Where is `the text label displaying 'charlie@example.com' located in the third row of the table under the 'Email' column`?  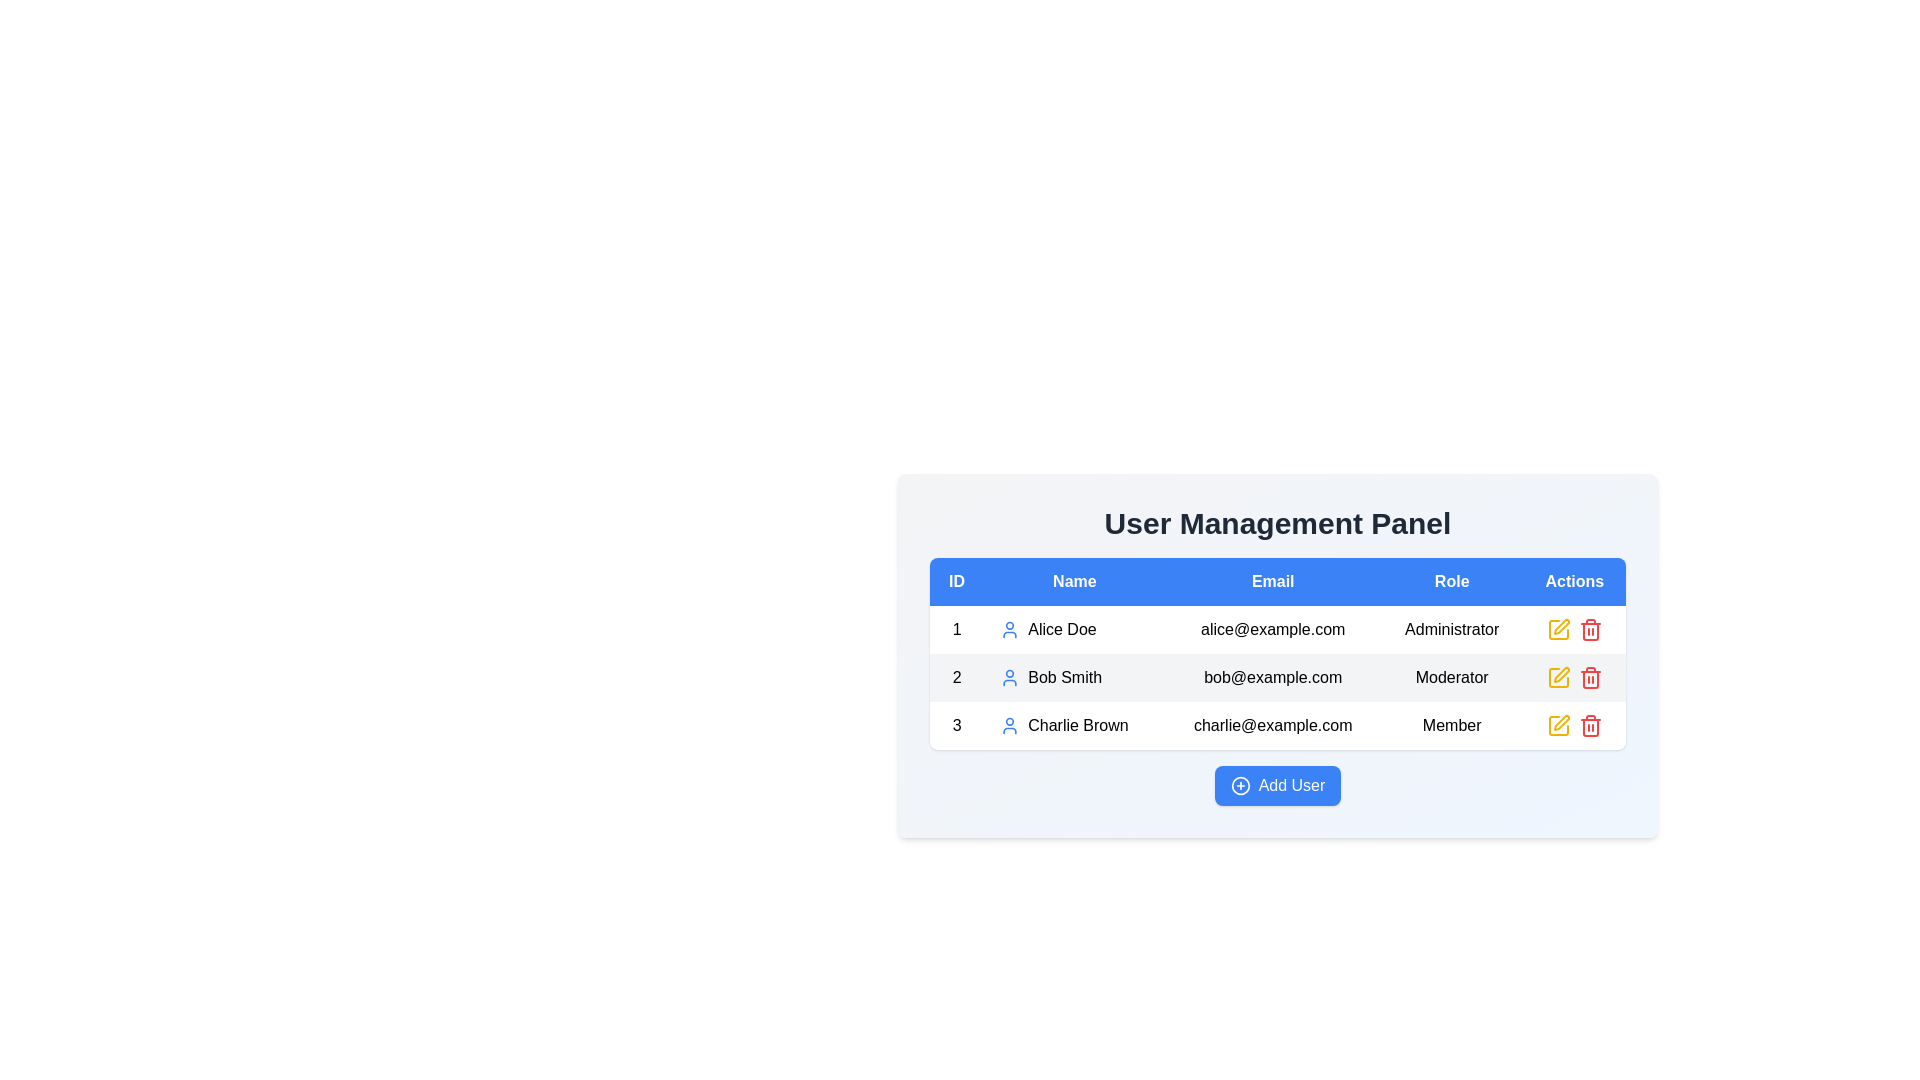 the text label displaying 'charlie@example.com' located in the third row of the table under the 'Email' column is located at coordinates (1272, 725).